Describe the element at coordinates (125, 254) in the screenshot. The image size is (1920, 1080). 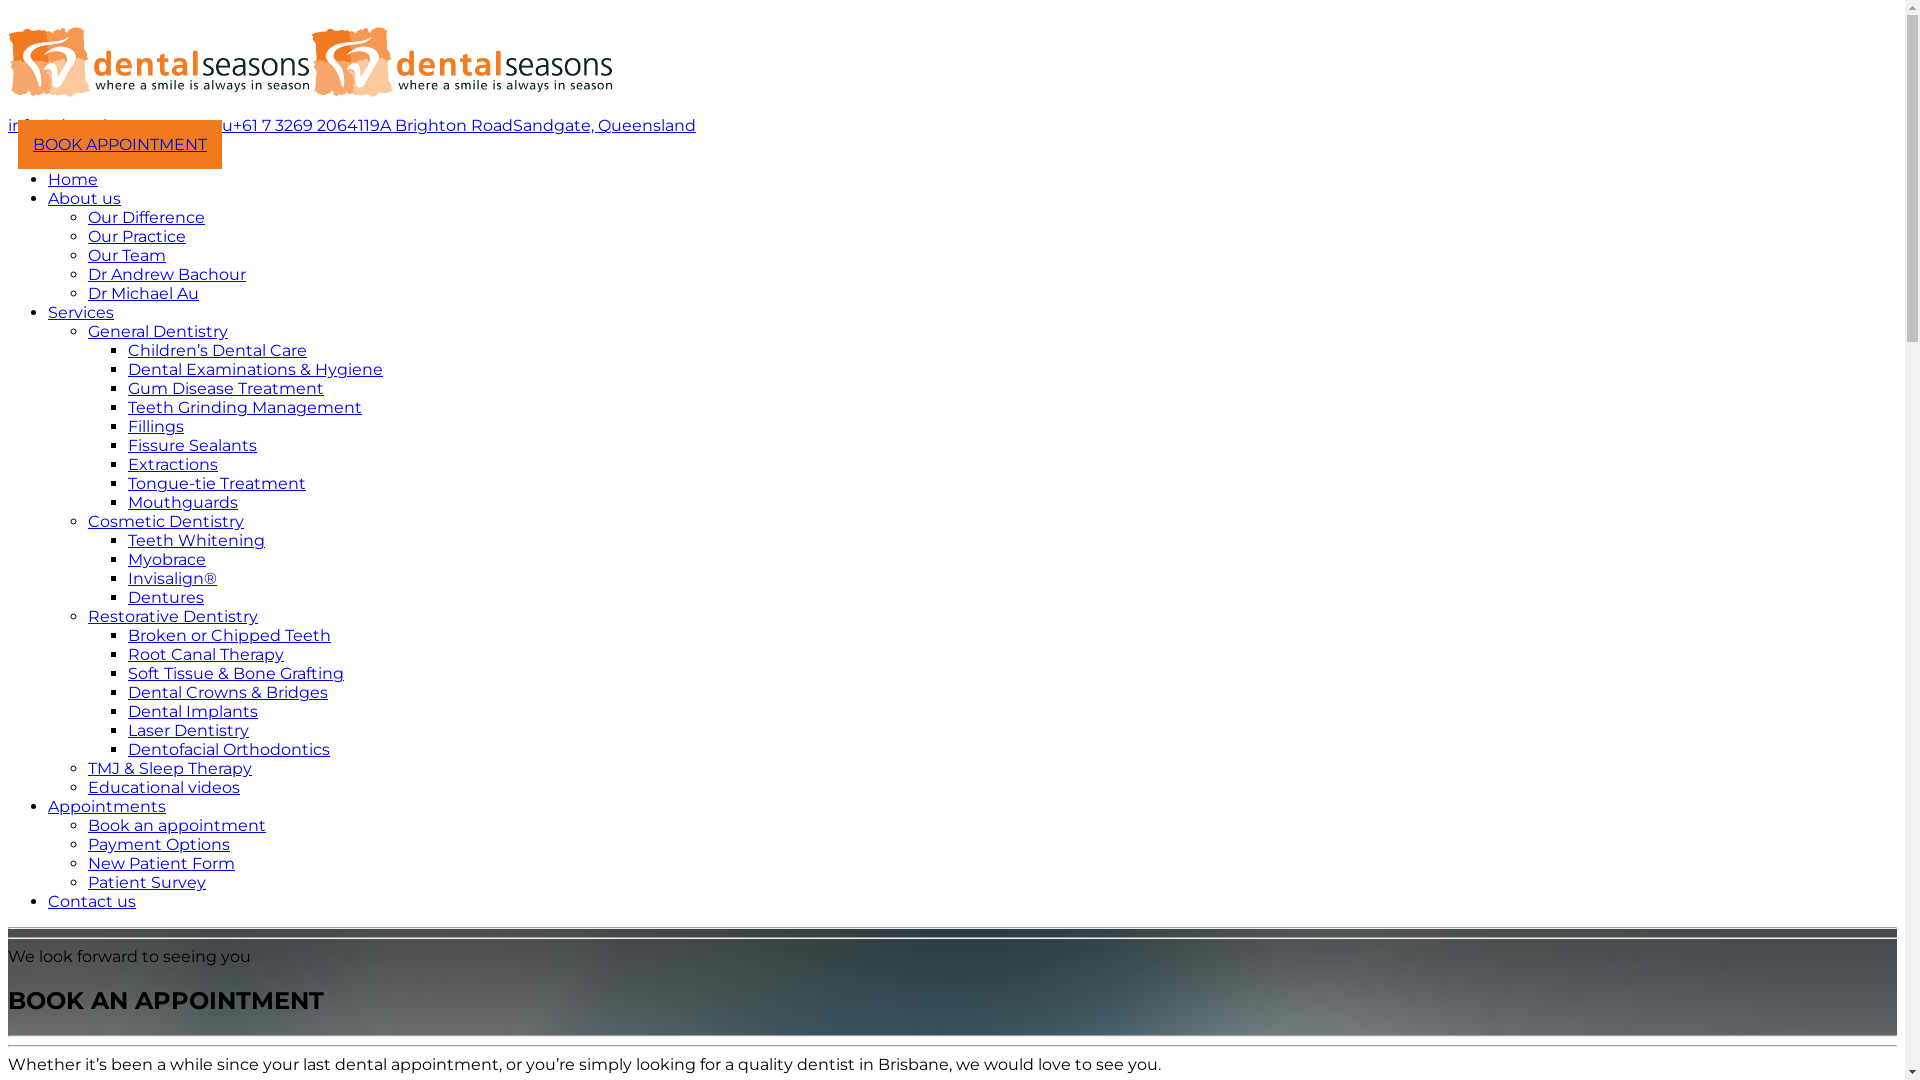
I see `'Our Team'` at that location.